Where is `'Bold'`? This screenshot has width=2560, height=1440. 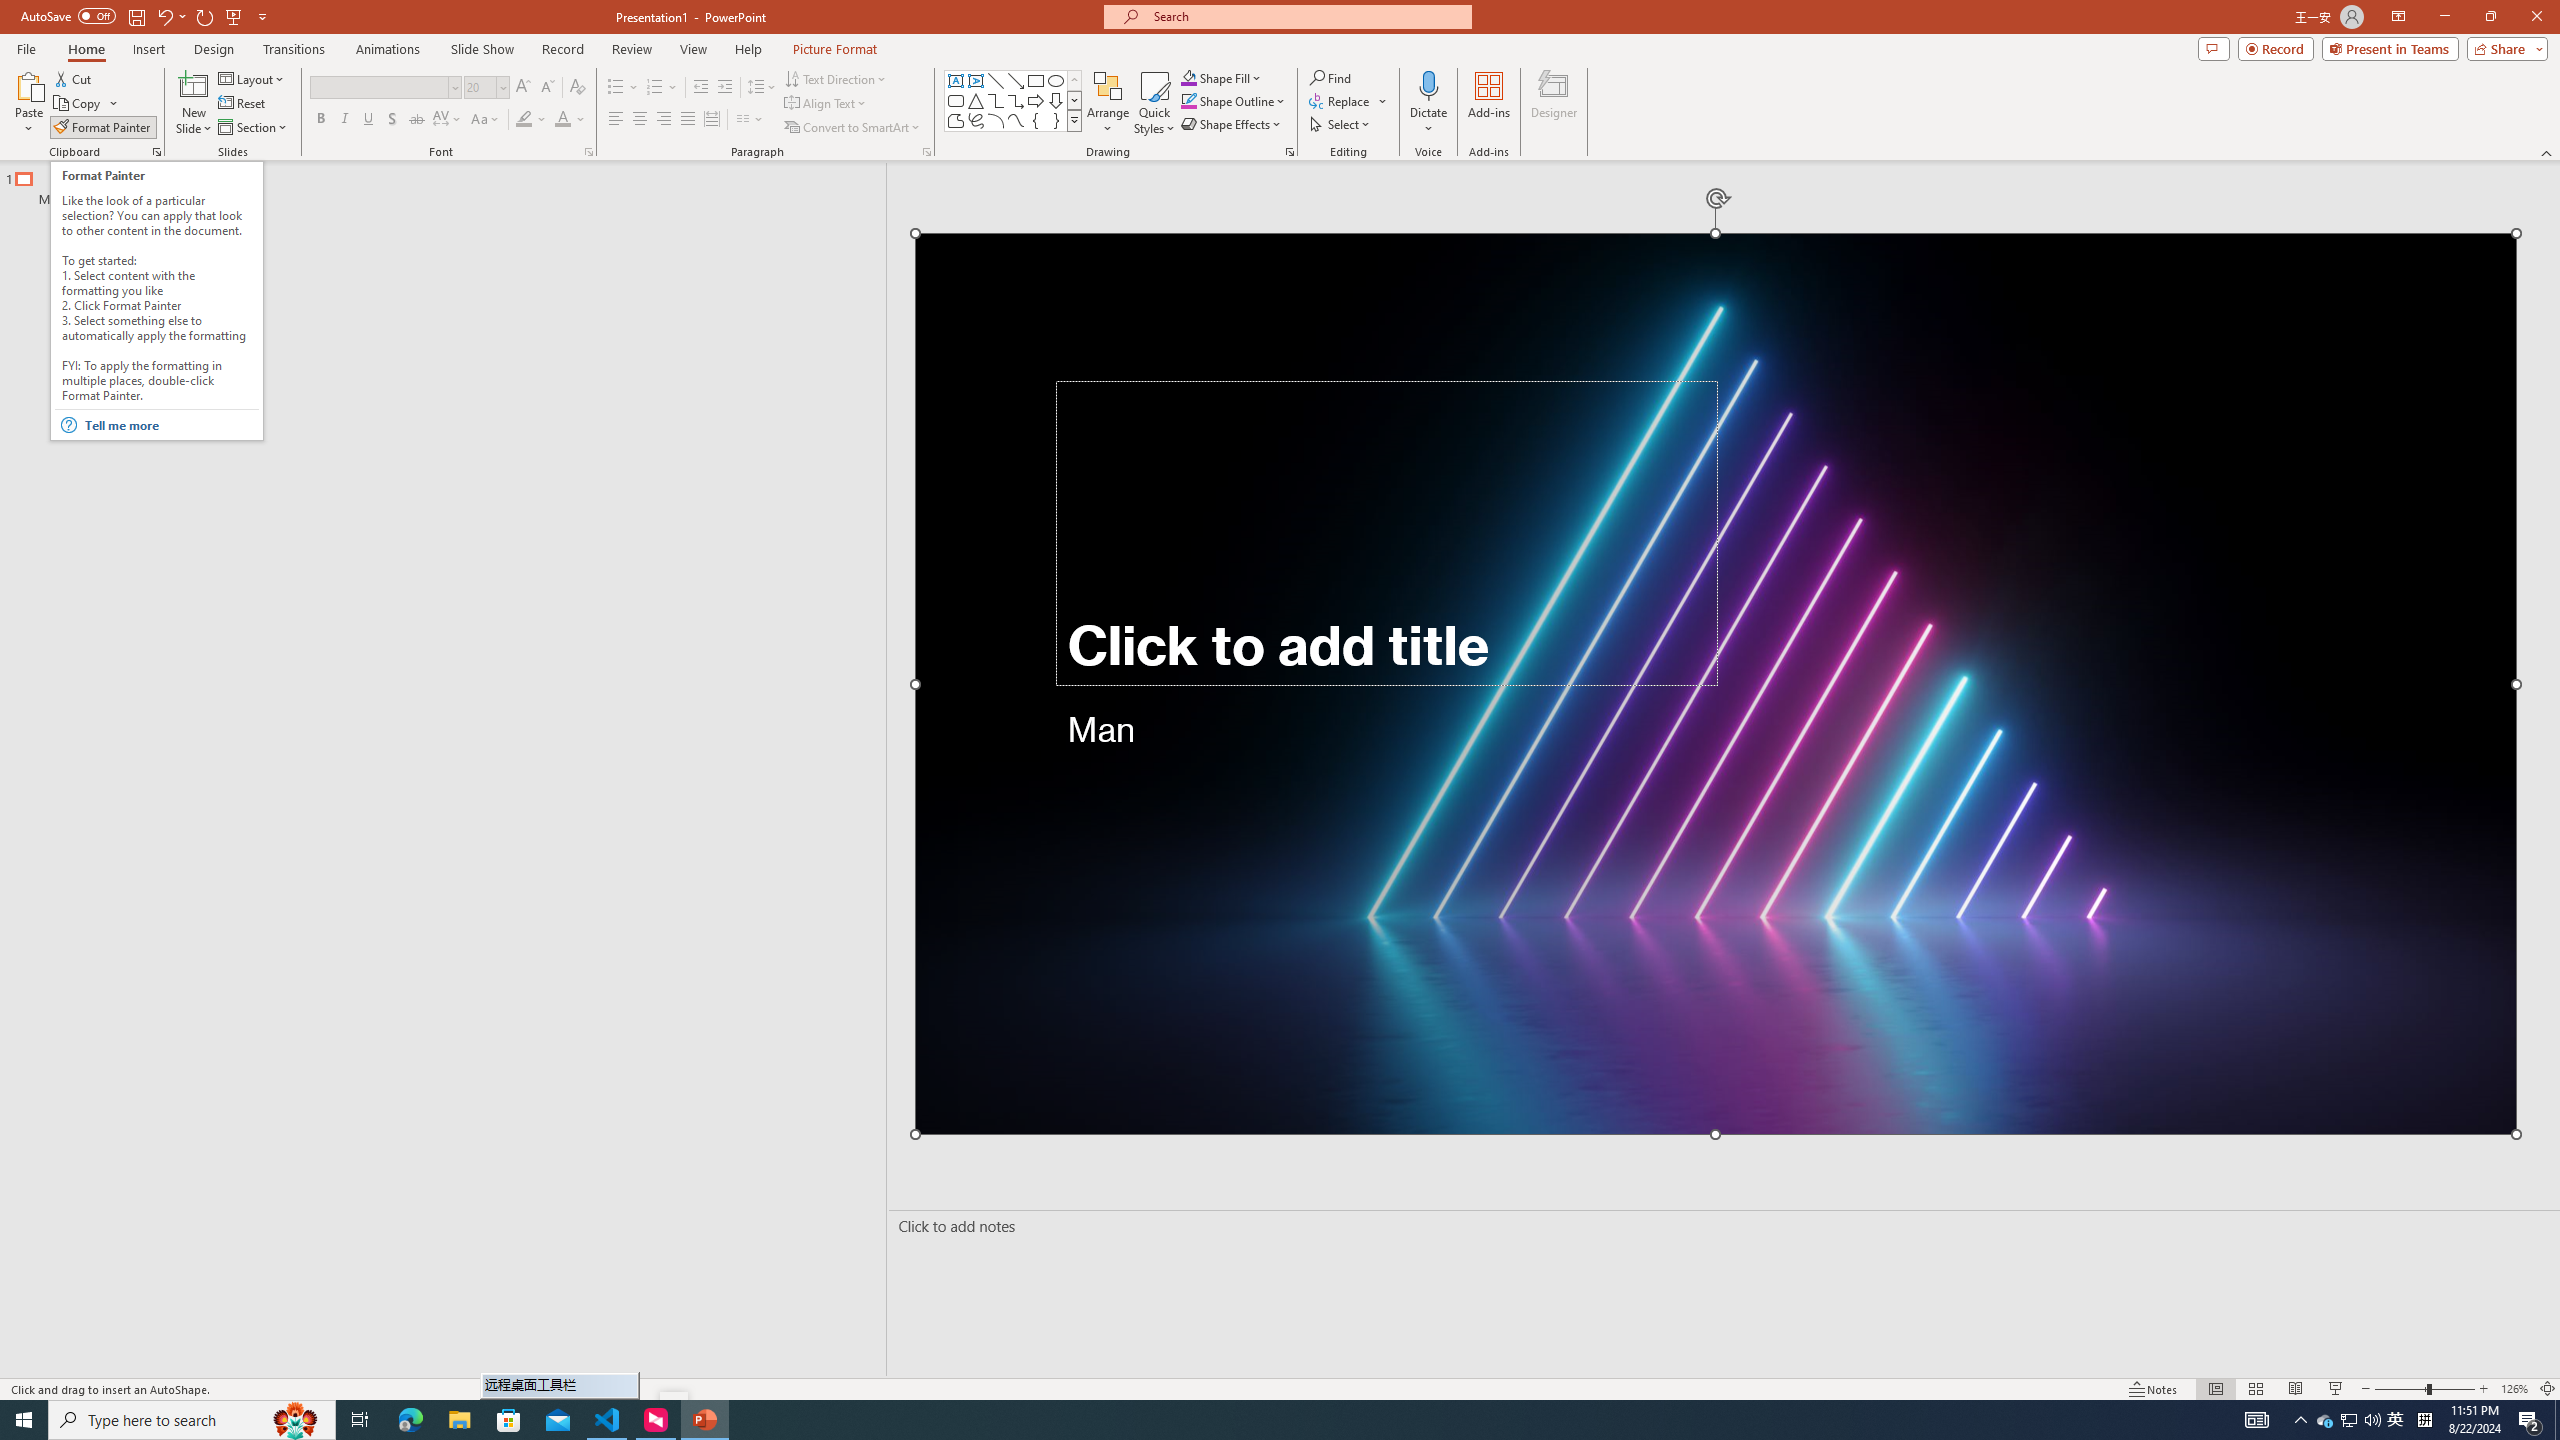
'Bold' is located at coordinates (321, 118).